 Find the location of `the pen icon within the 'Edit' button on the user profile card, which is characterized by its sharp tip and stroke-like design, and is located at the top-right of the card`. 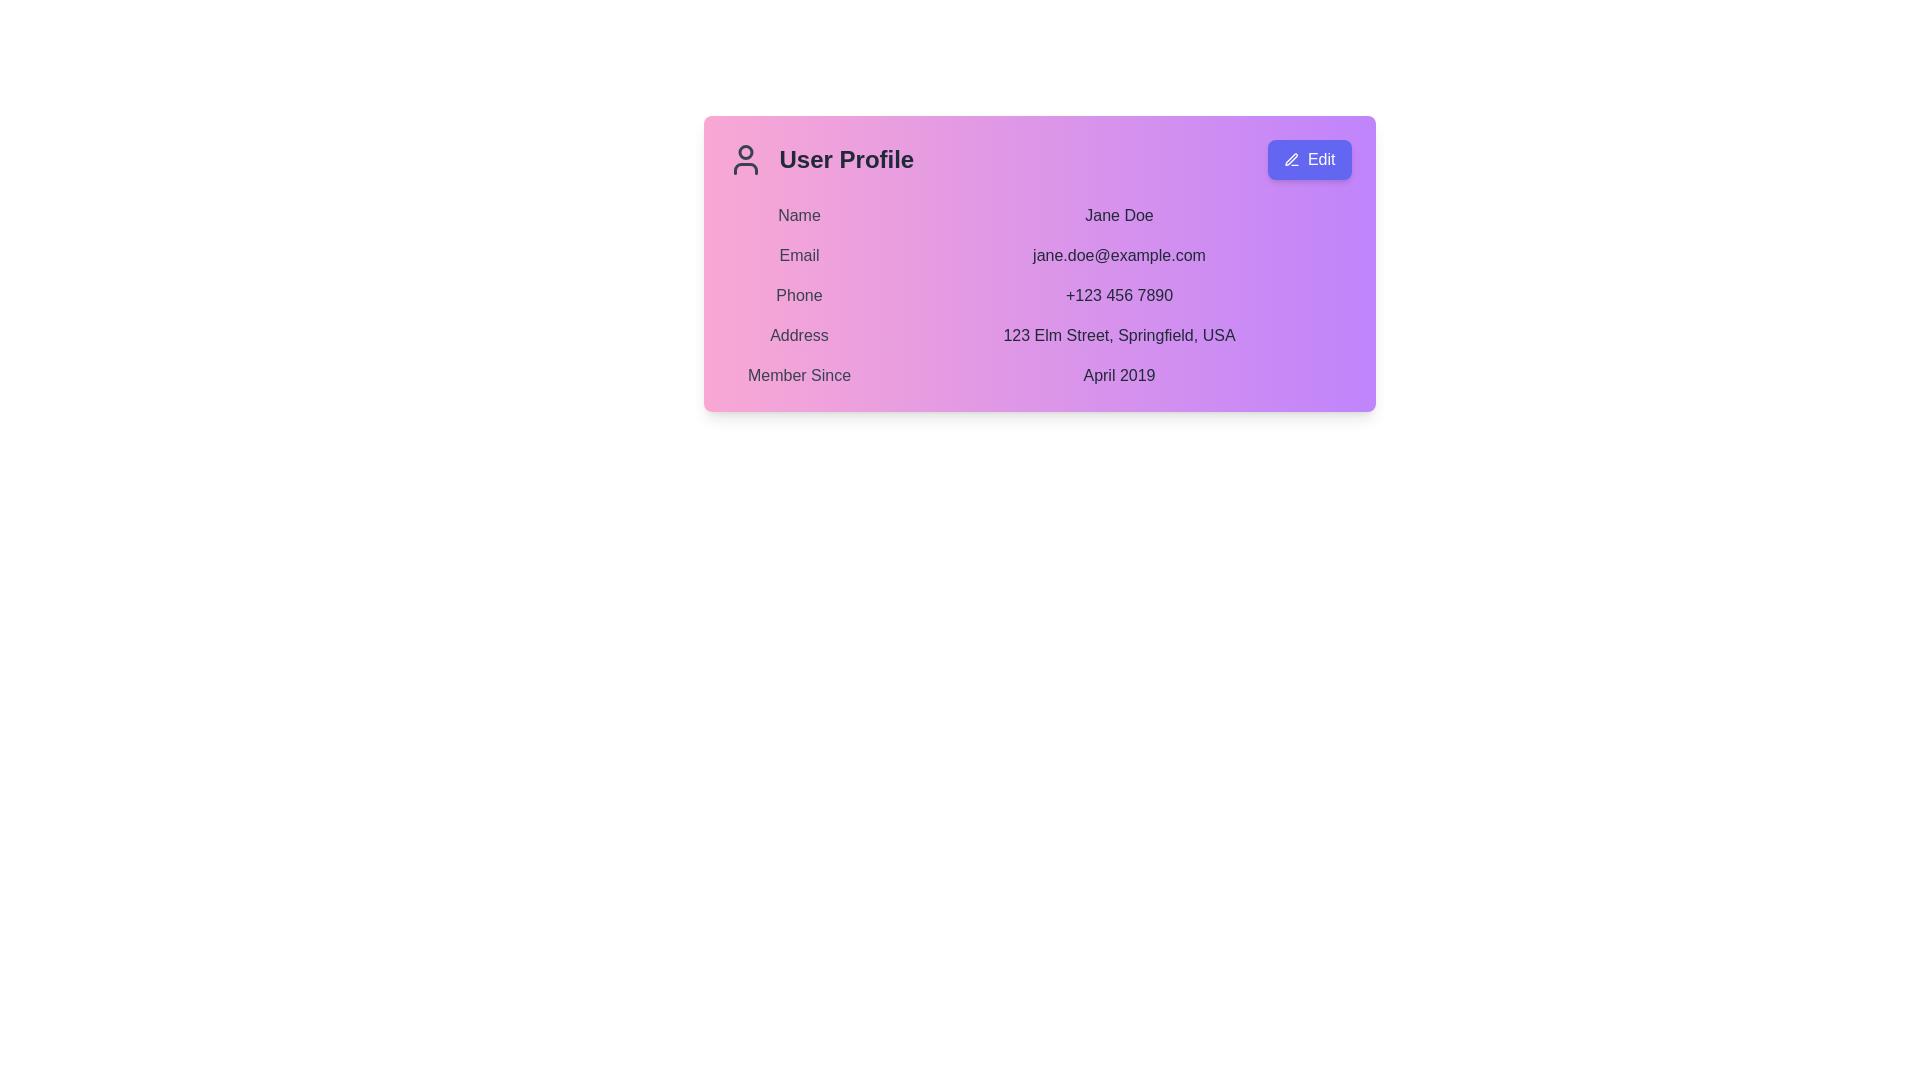

the pen icon within the 'Edit' button on the user profile card, which is characterized by its sharp tip and stroke-like design, and is located at the top-right of the card is located at coordinates (1291, 158).